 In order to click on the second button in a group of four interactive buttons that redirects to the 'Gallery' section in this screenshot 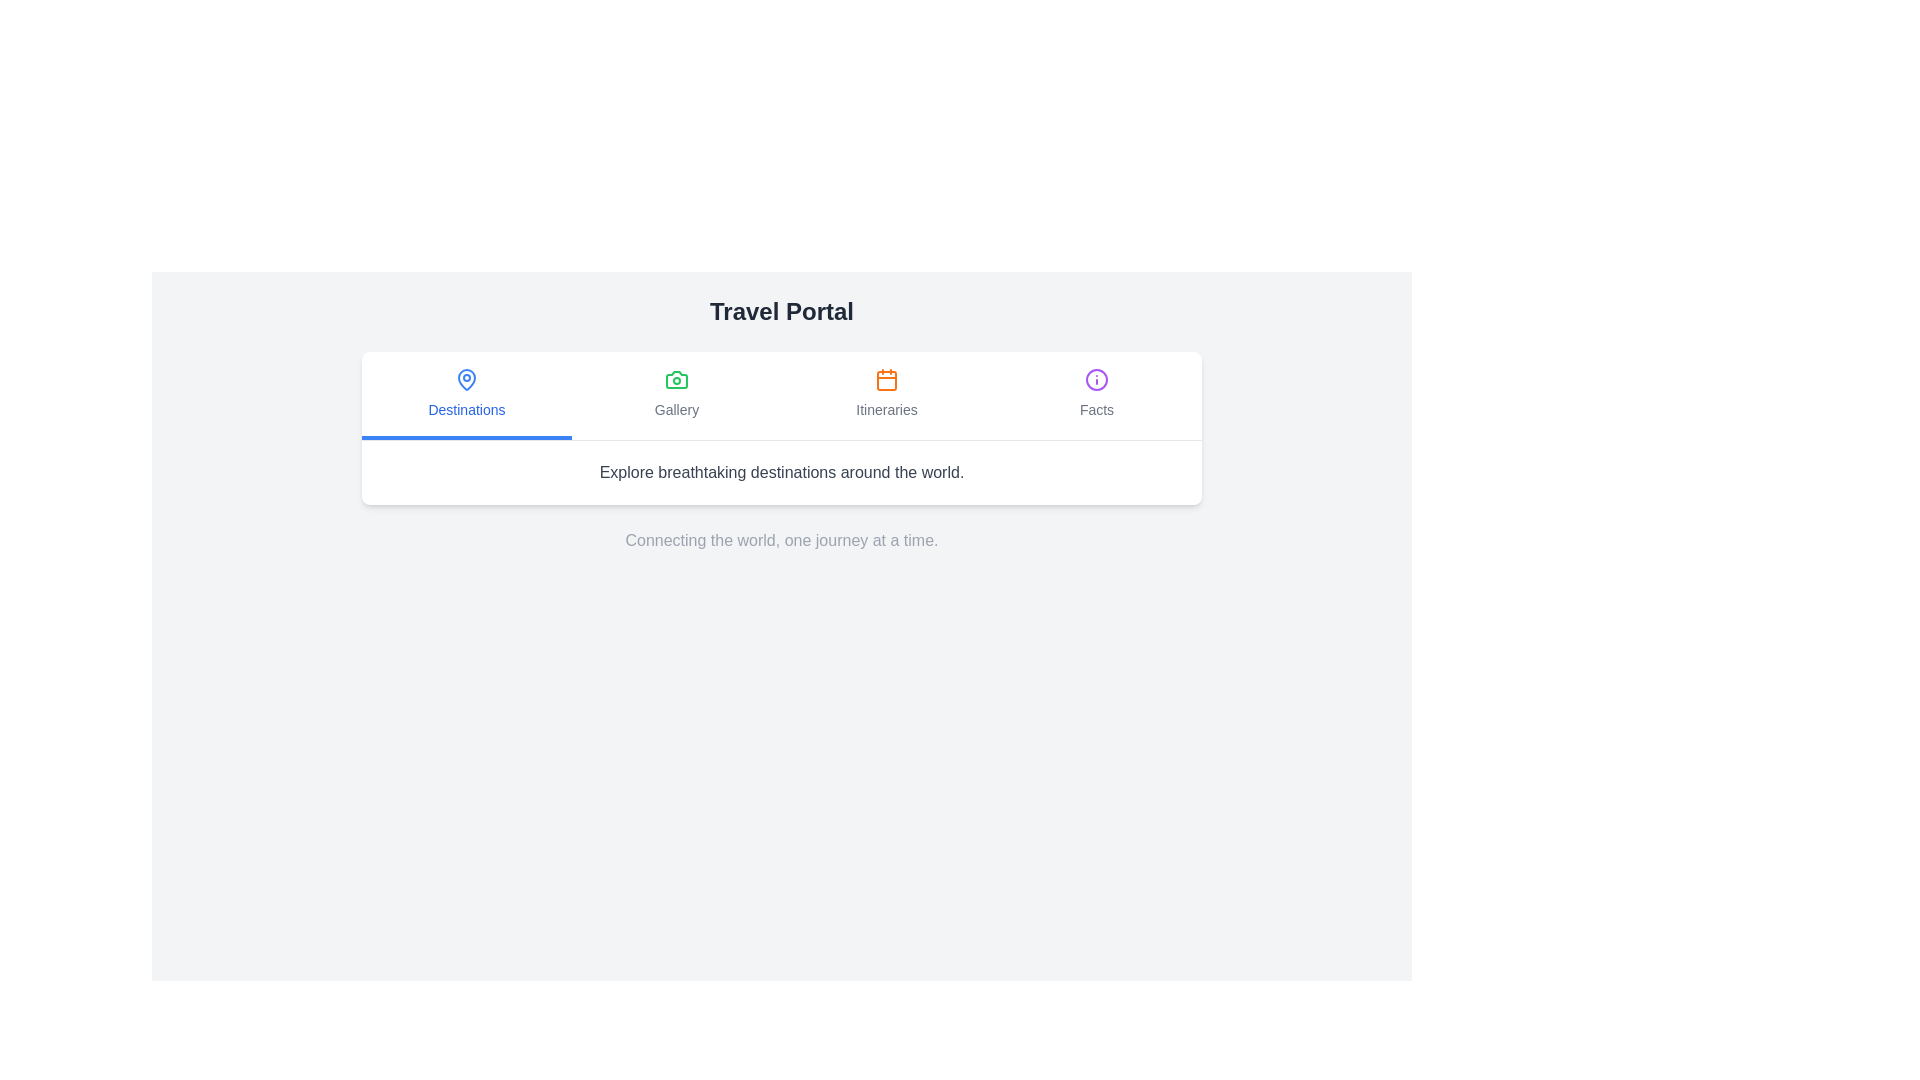, I will do `click(676, 396)`.